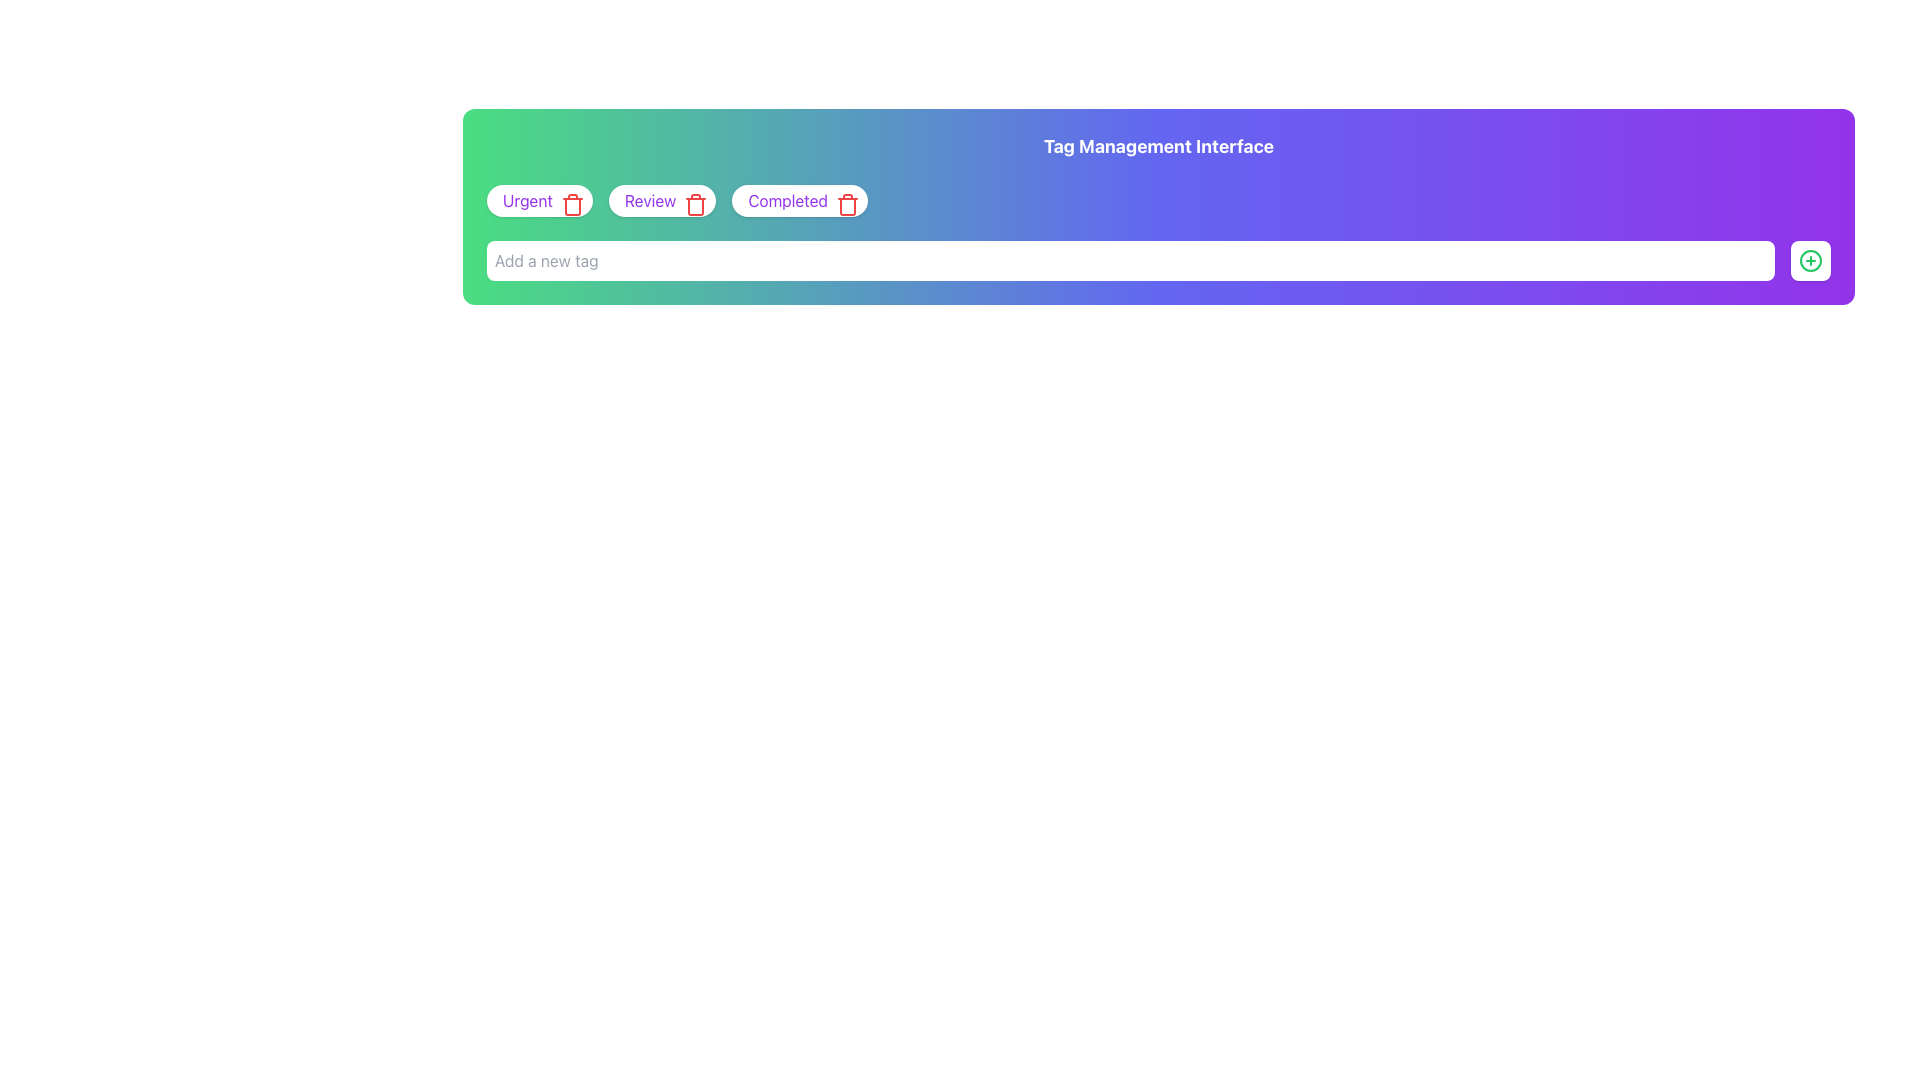  Describe the element at coordinates (692, 200) in the screenshot. I see `the small red trash can icon button located to the right of the 'Review' tag` at that location.